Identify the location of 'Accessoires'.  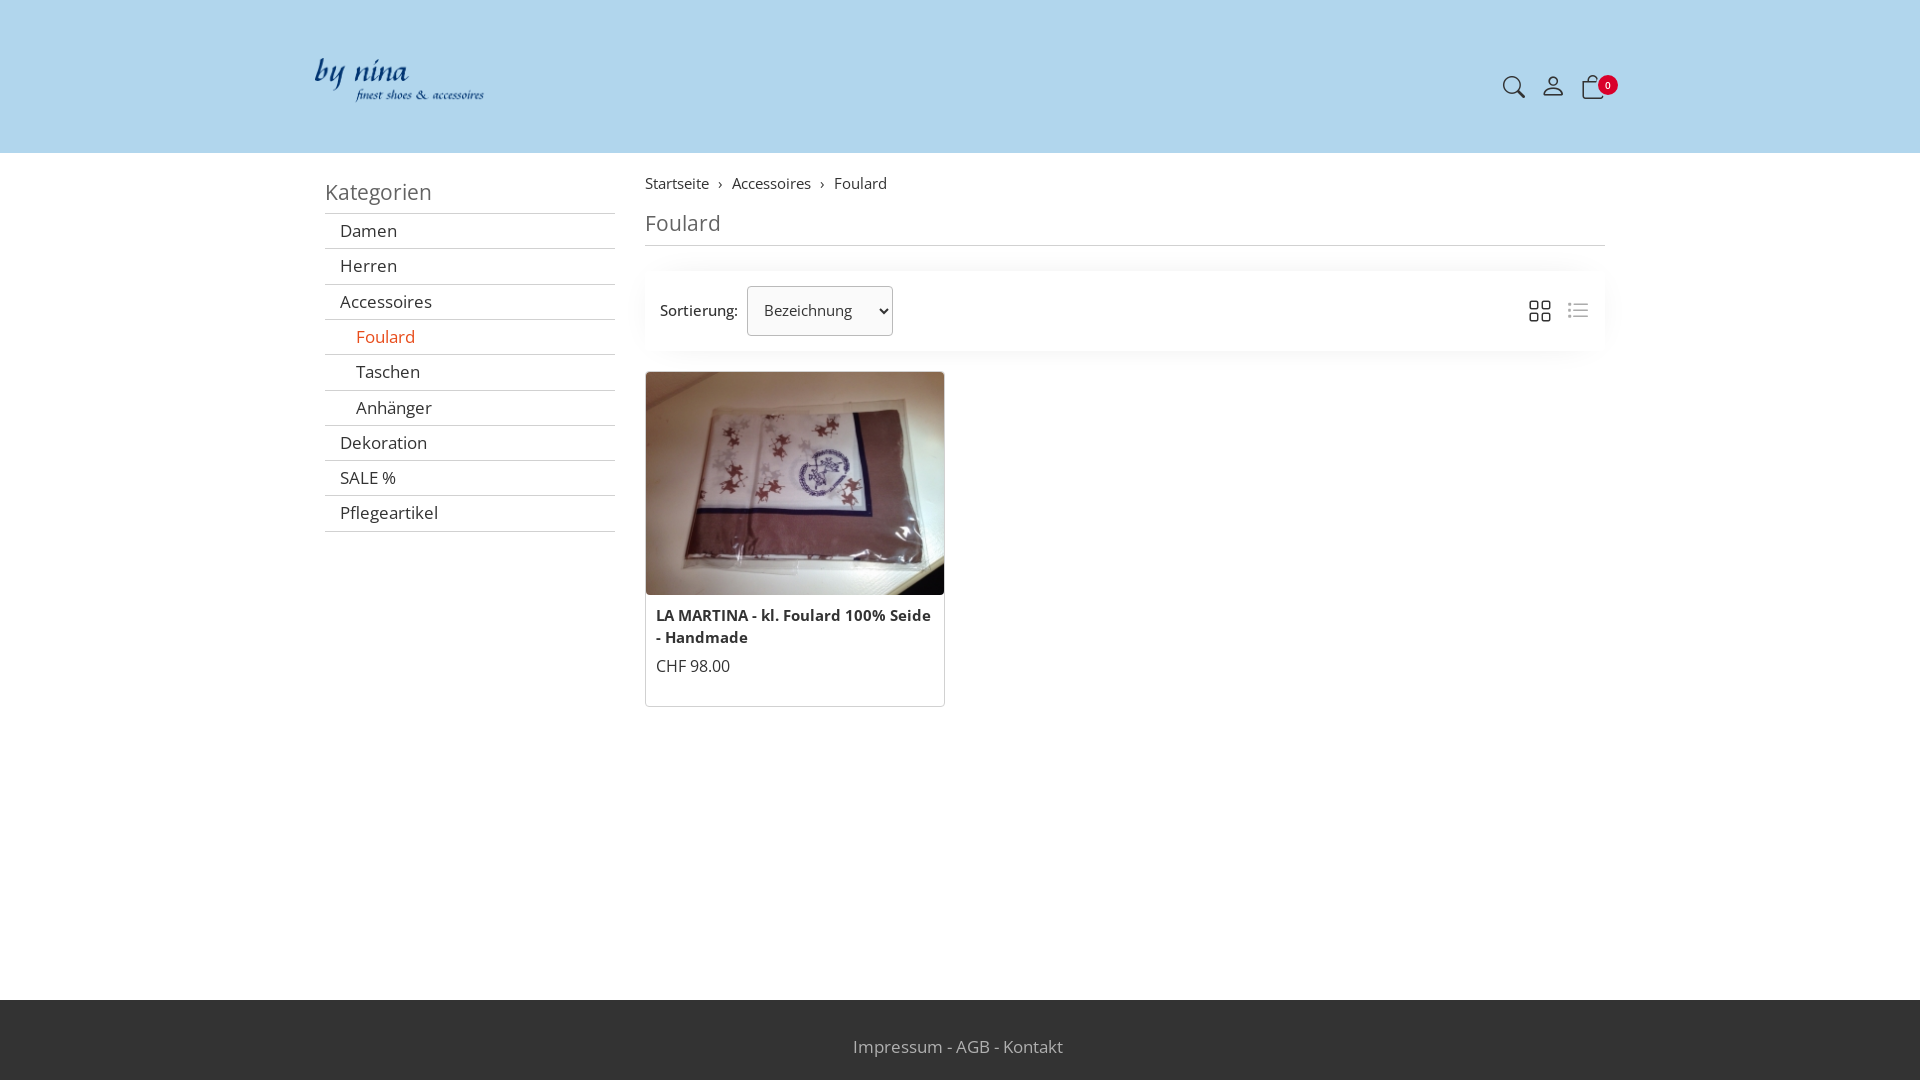
(469, 301).